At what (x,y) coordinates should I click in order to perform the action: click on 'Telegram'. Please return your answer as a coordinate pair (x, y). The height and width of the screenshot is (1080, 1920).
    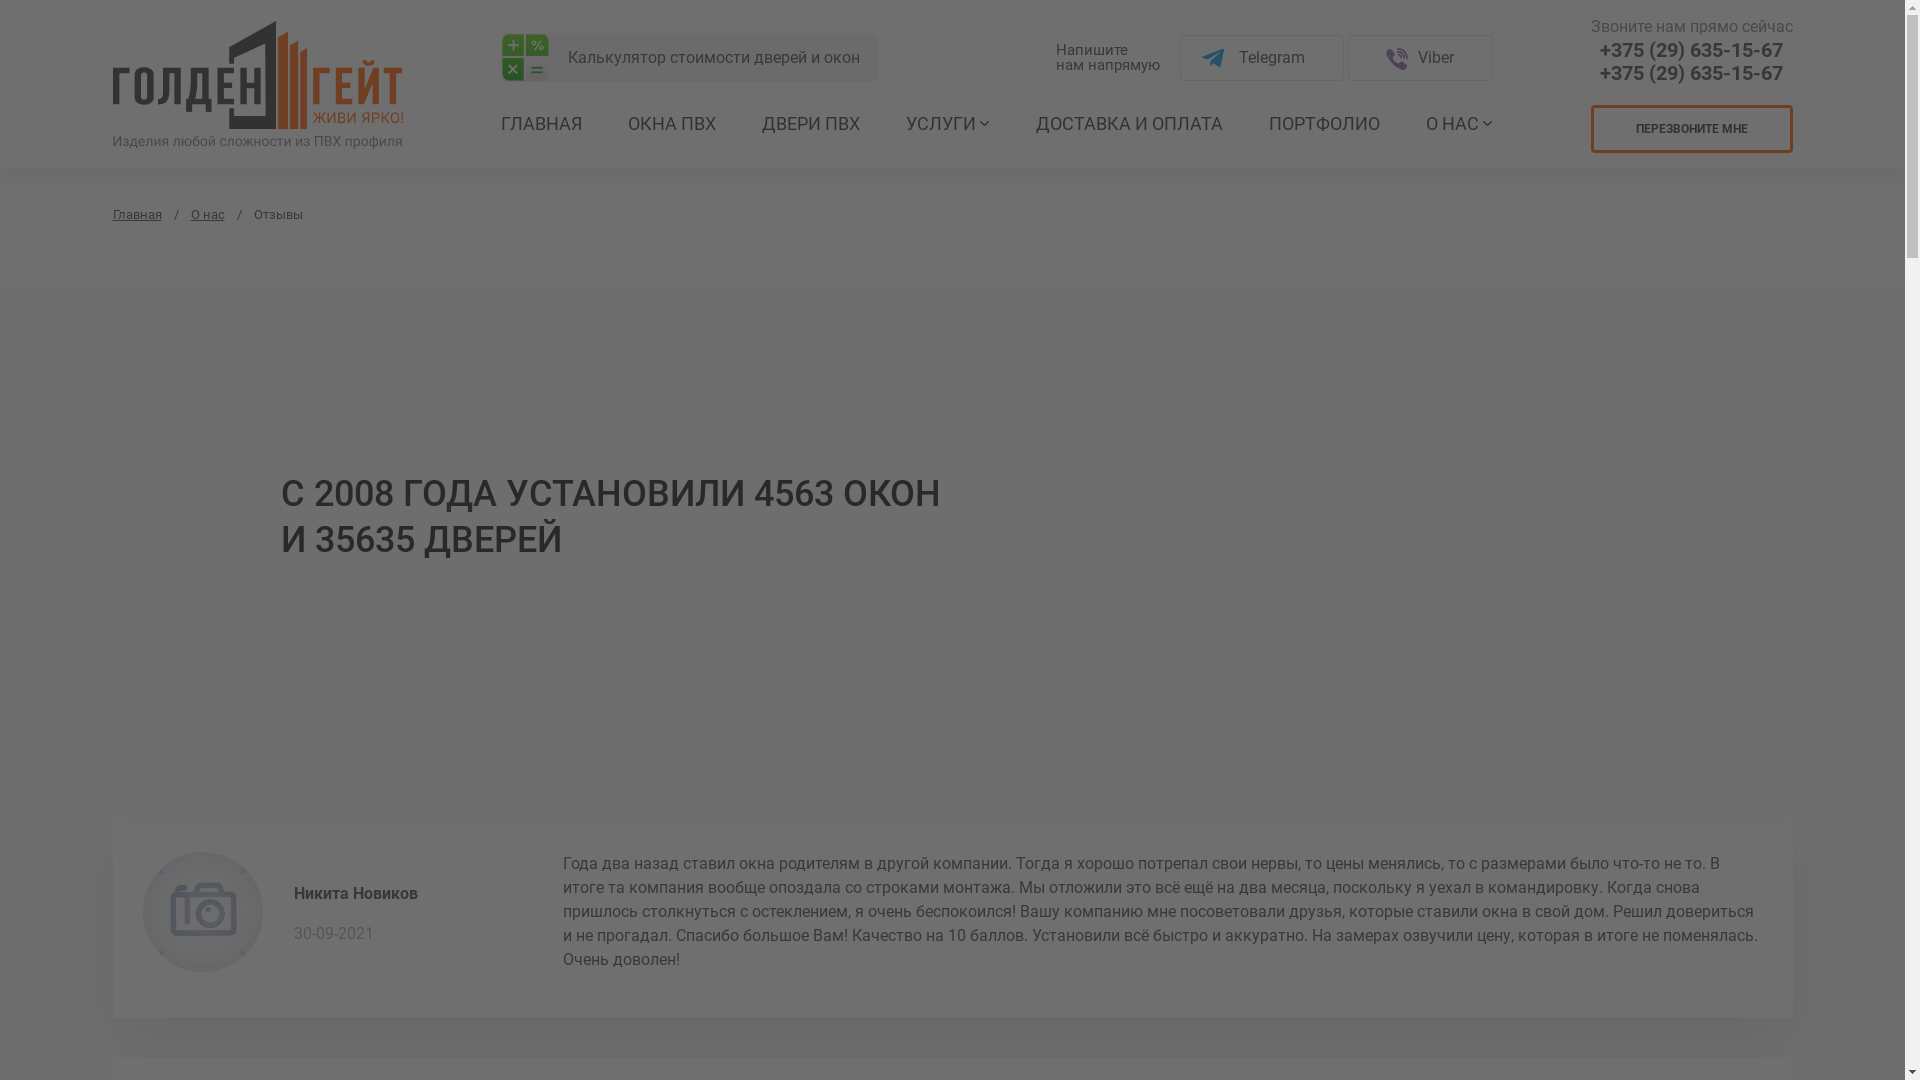
    Looking at the image, I should click on (1261, 56).